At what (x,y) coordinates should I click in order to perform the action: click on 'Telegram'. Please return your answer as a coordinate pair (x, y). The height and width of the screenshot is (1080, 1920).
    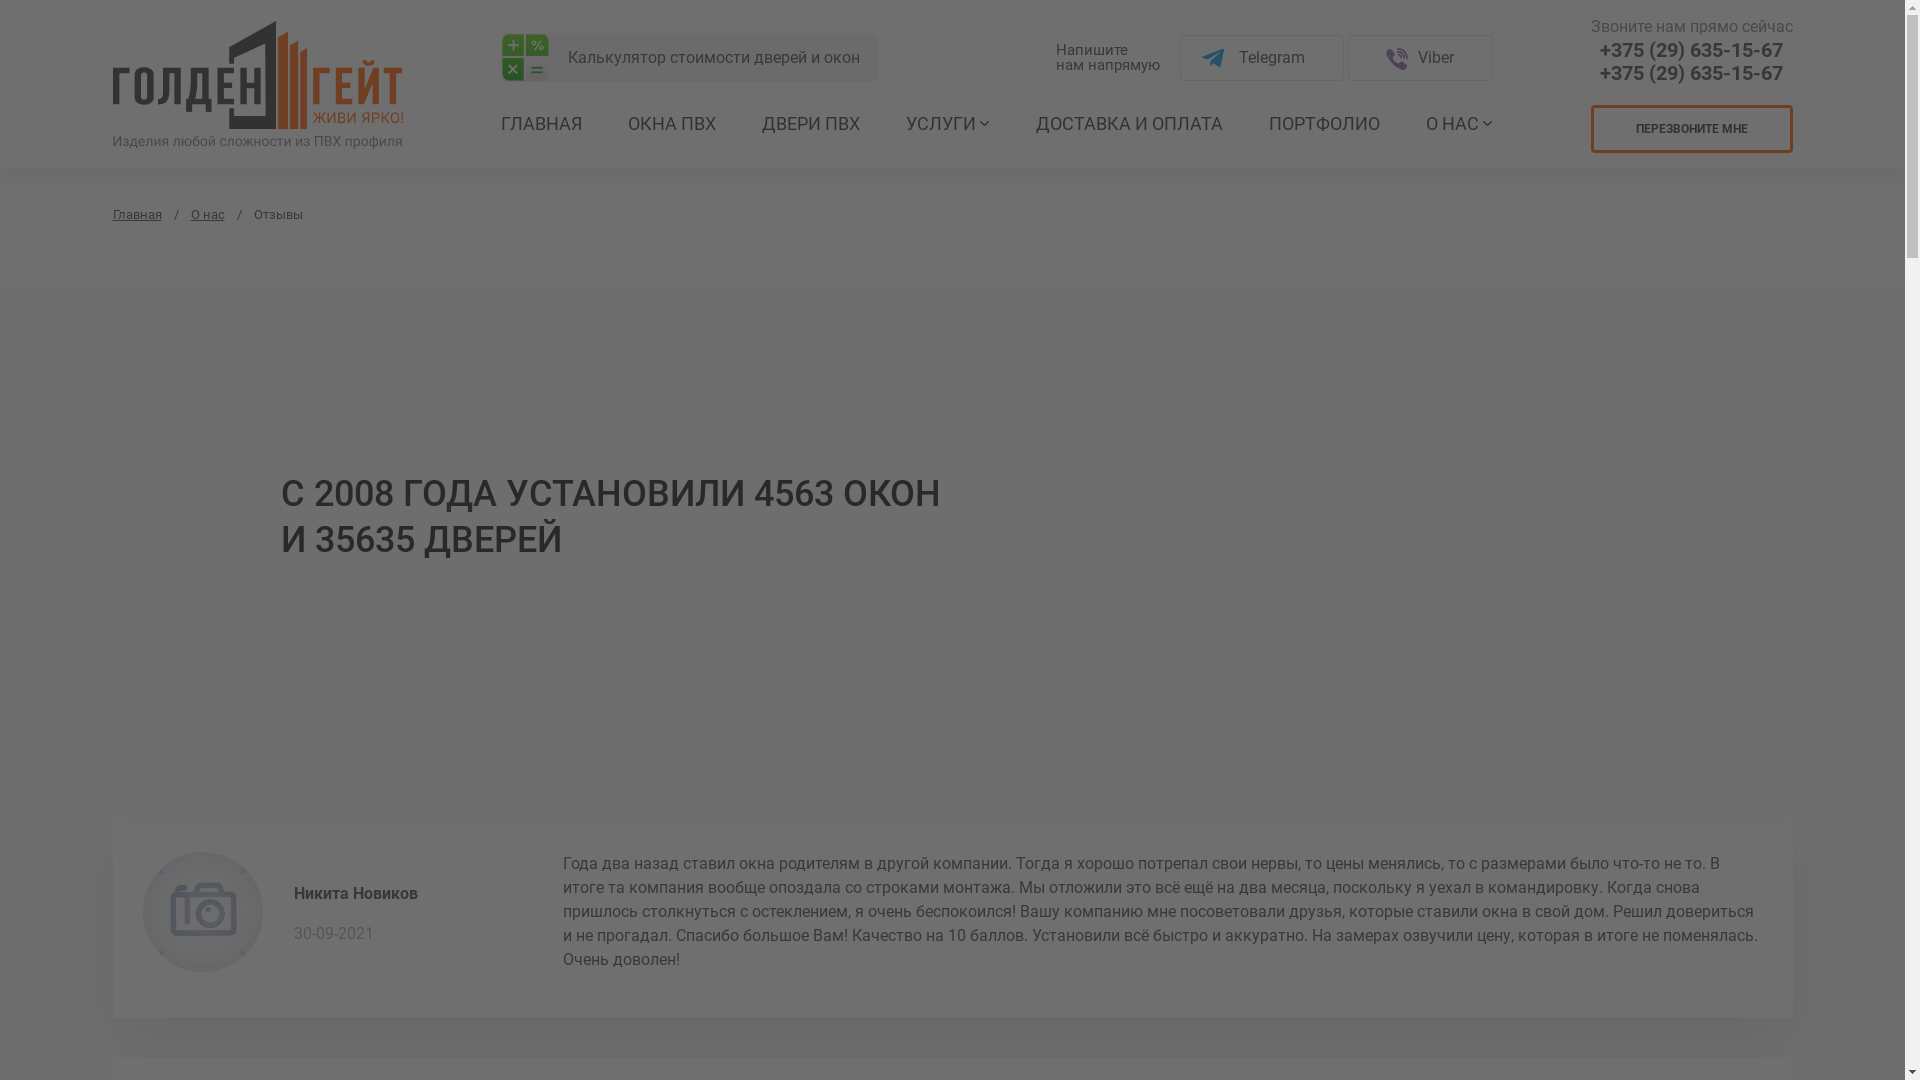
    Looking at the image, I should click on (1261, 56).